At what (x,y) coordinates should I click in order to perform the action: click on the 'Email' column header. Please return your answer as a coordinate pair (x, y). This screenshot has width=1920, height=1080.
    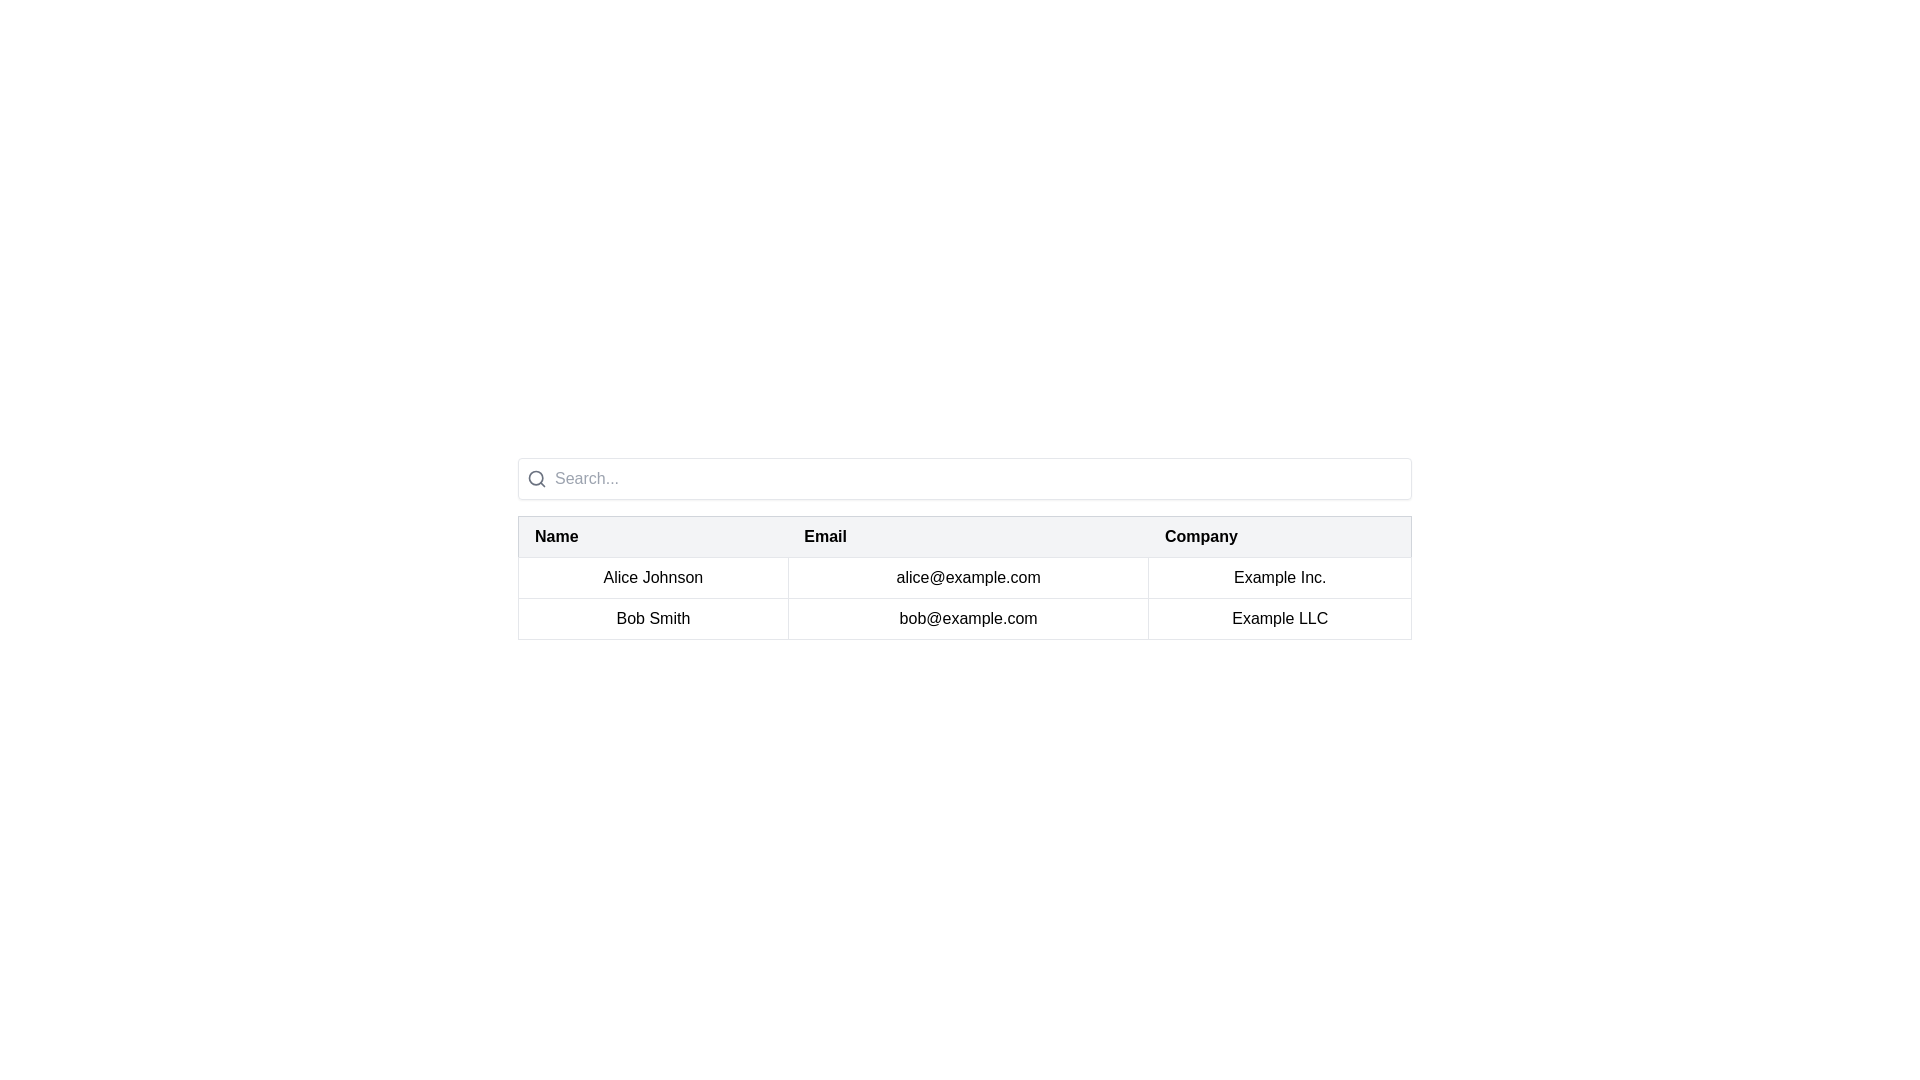
    Looking at the image, I should click on (968, 535).